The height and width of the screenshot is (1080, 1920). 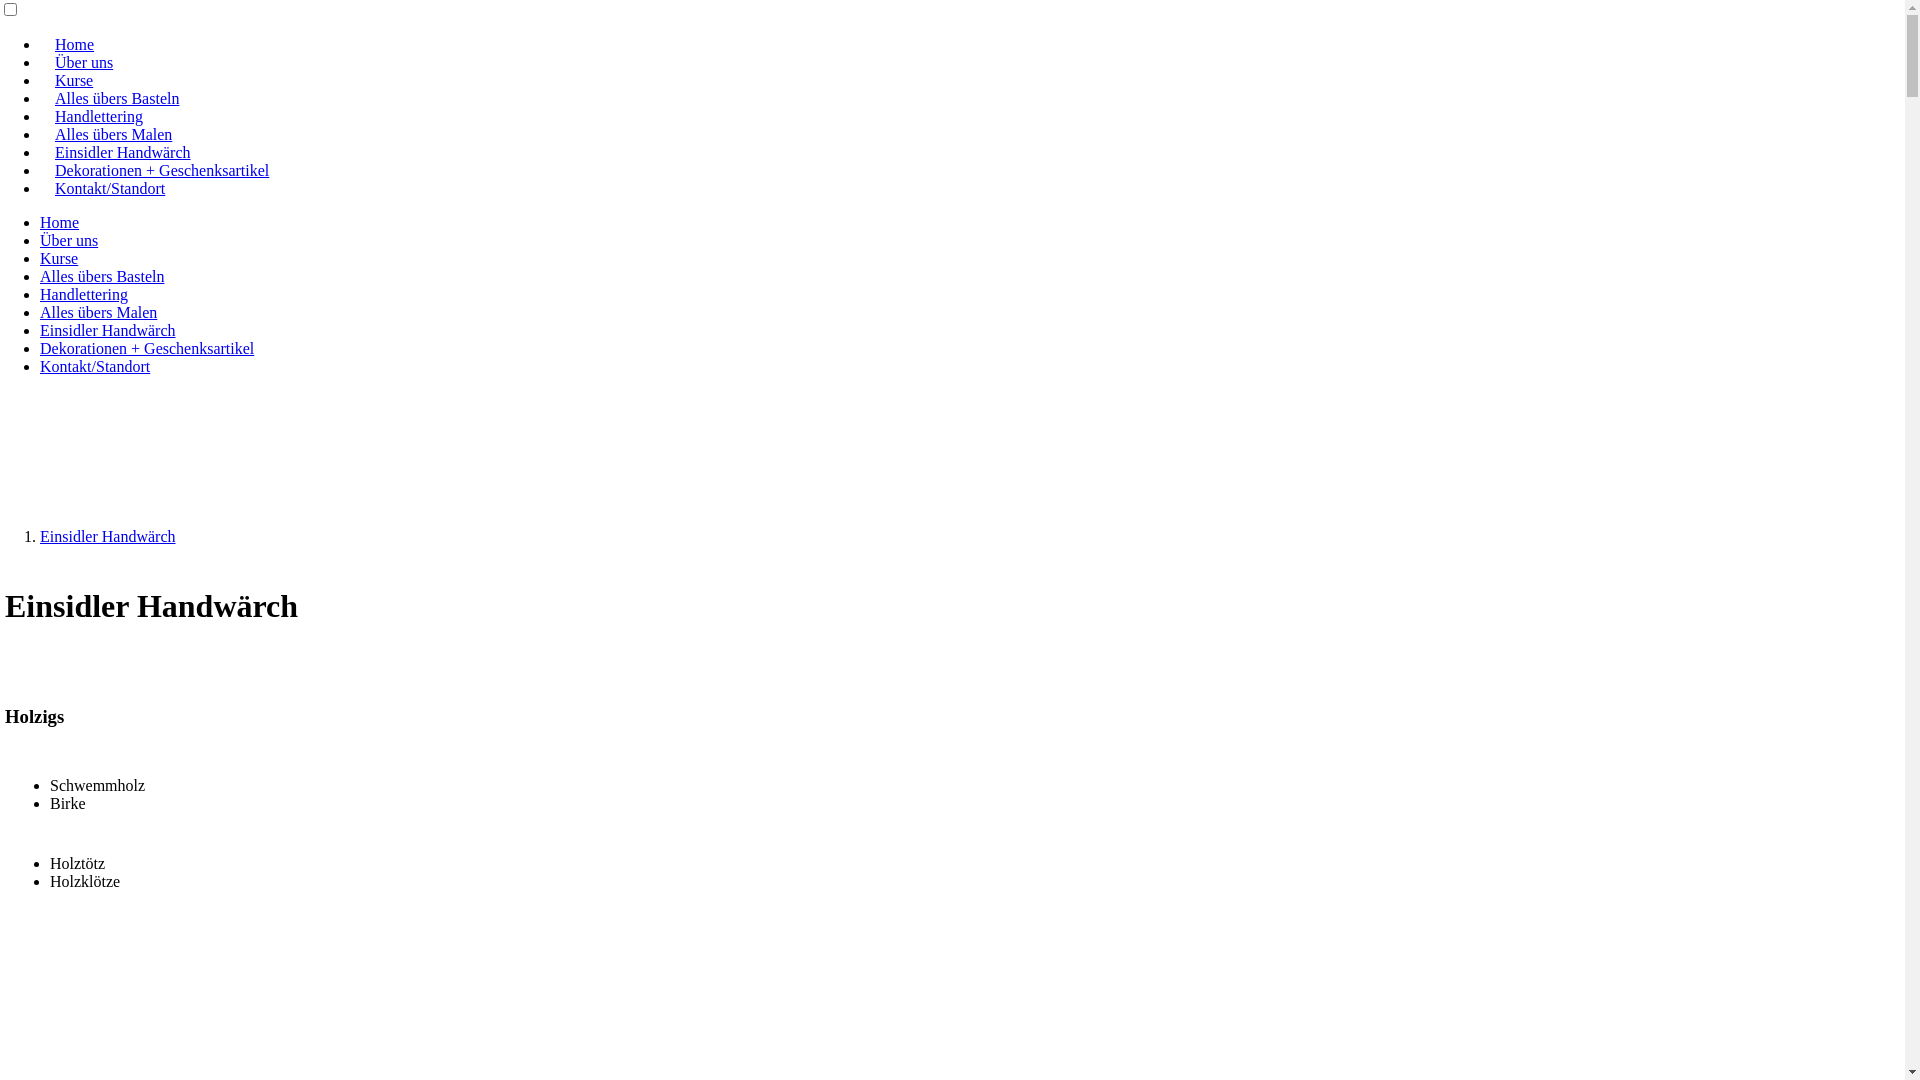 What do you see at coordinates (109, 188) in the screenshot?
I see `'Kontakt/Standort'` at bounding box center [109, 188].